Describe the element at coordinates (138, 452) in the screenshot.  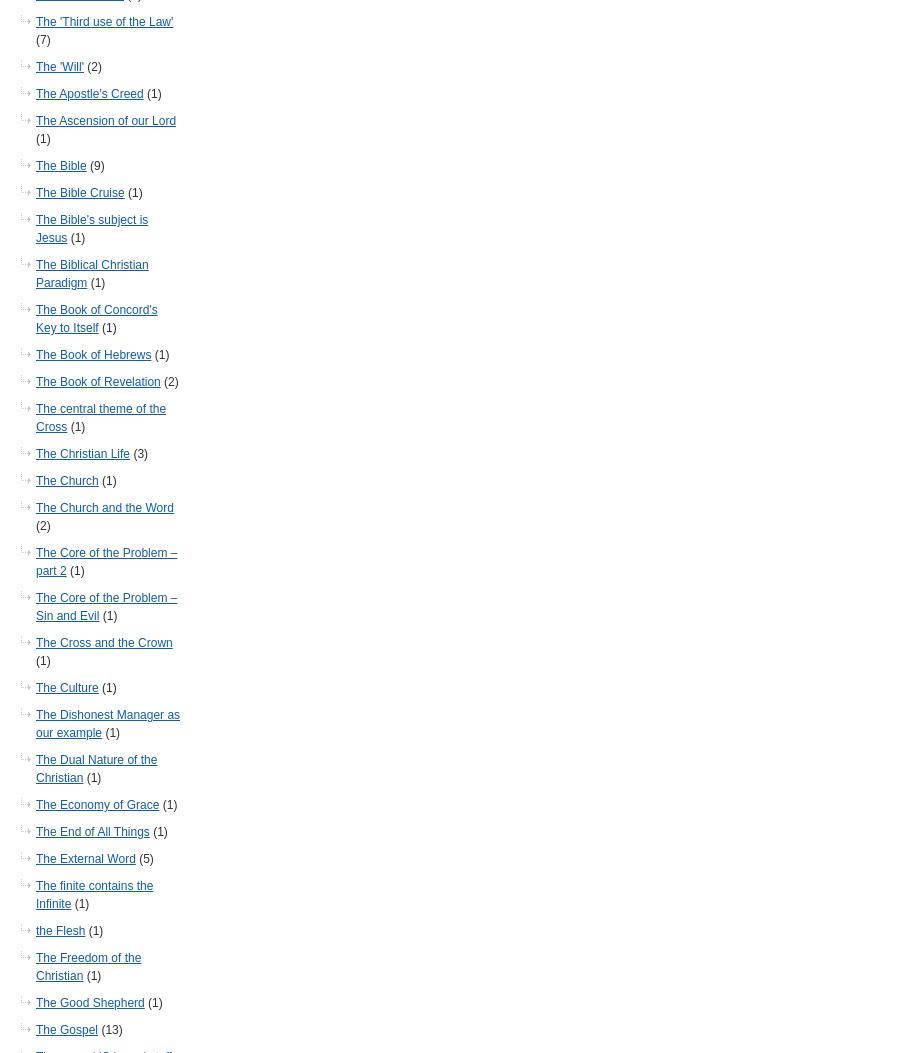
I see `'(3)'` at that location.